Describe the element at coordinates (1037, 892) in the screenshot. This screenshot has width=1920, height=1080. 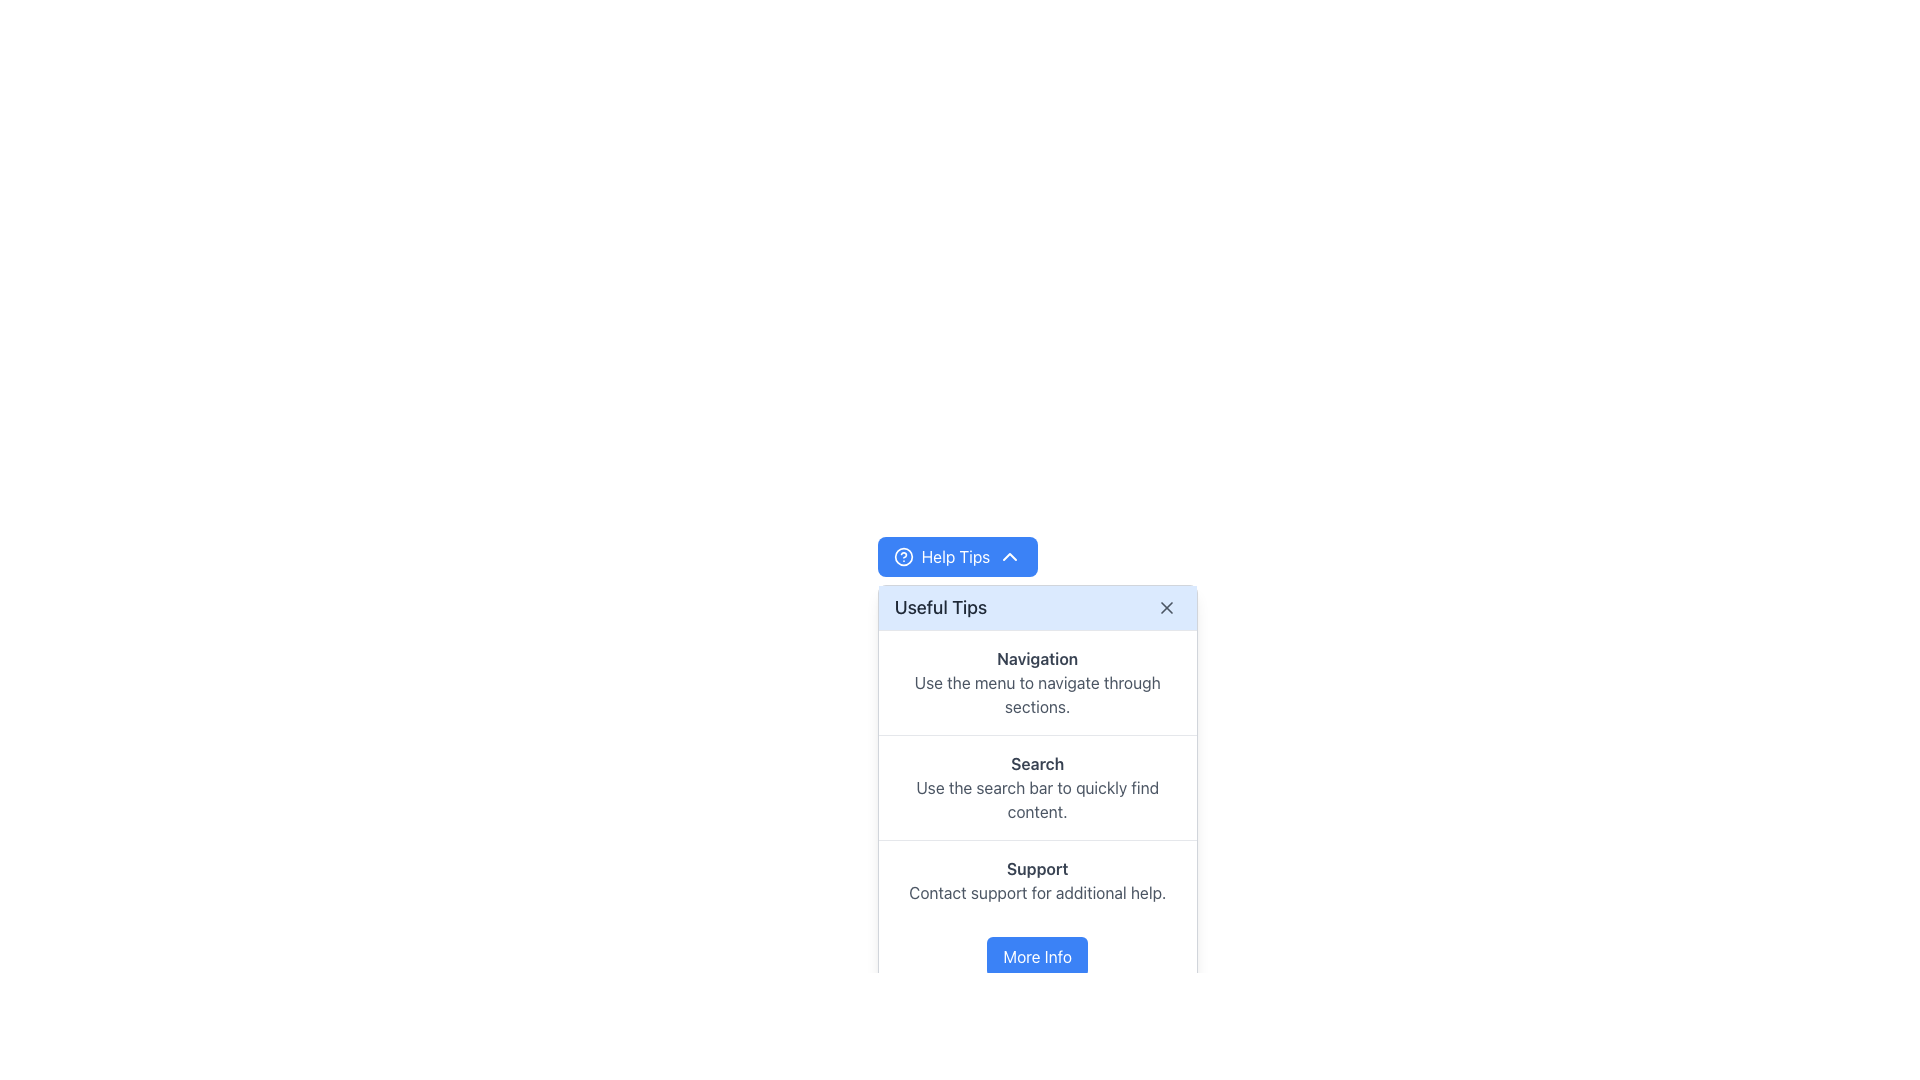
I see `the informative text element that instructs users to contact support for further assistance, located in the bottom-right segment of the 'Useful Tips' modal` at that location.